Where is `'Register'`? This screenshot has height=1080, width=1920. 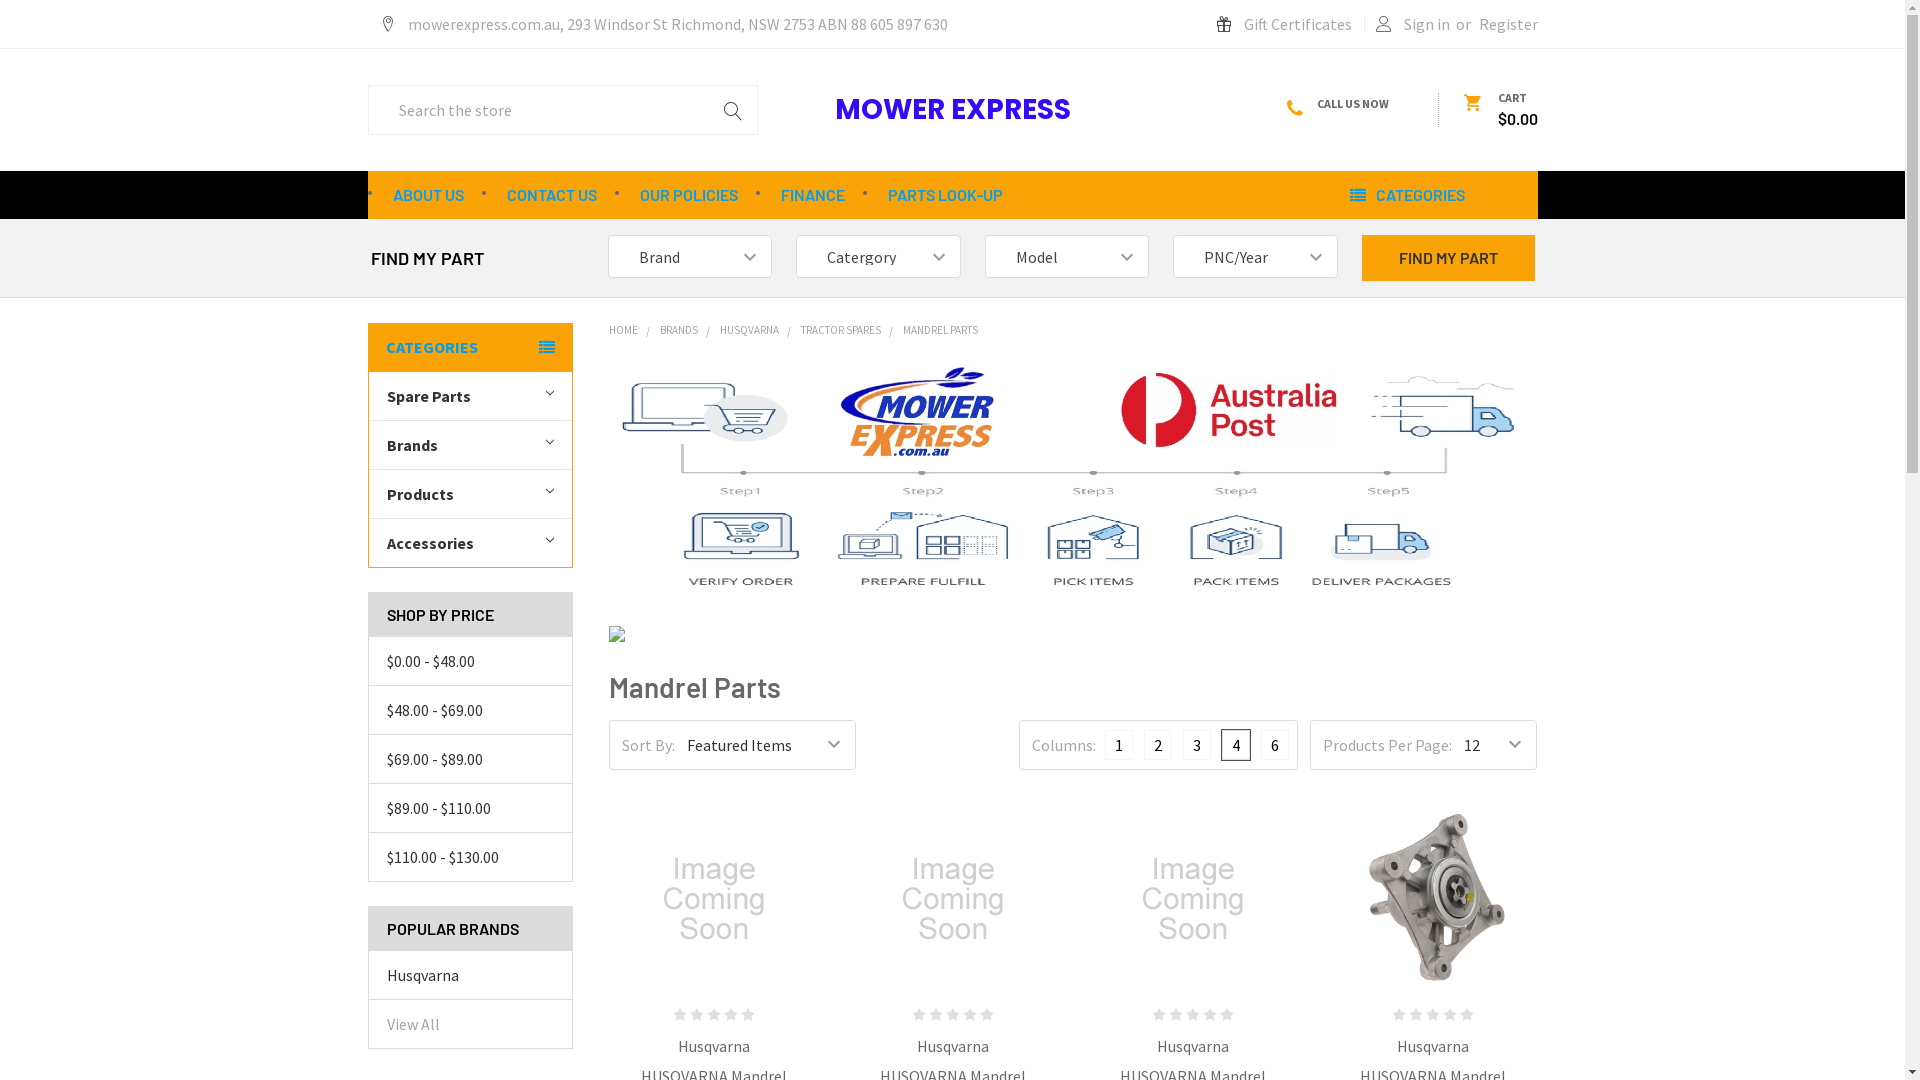 'Register' is located at coordinates (1478, 23).